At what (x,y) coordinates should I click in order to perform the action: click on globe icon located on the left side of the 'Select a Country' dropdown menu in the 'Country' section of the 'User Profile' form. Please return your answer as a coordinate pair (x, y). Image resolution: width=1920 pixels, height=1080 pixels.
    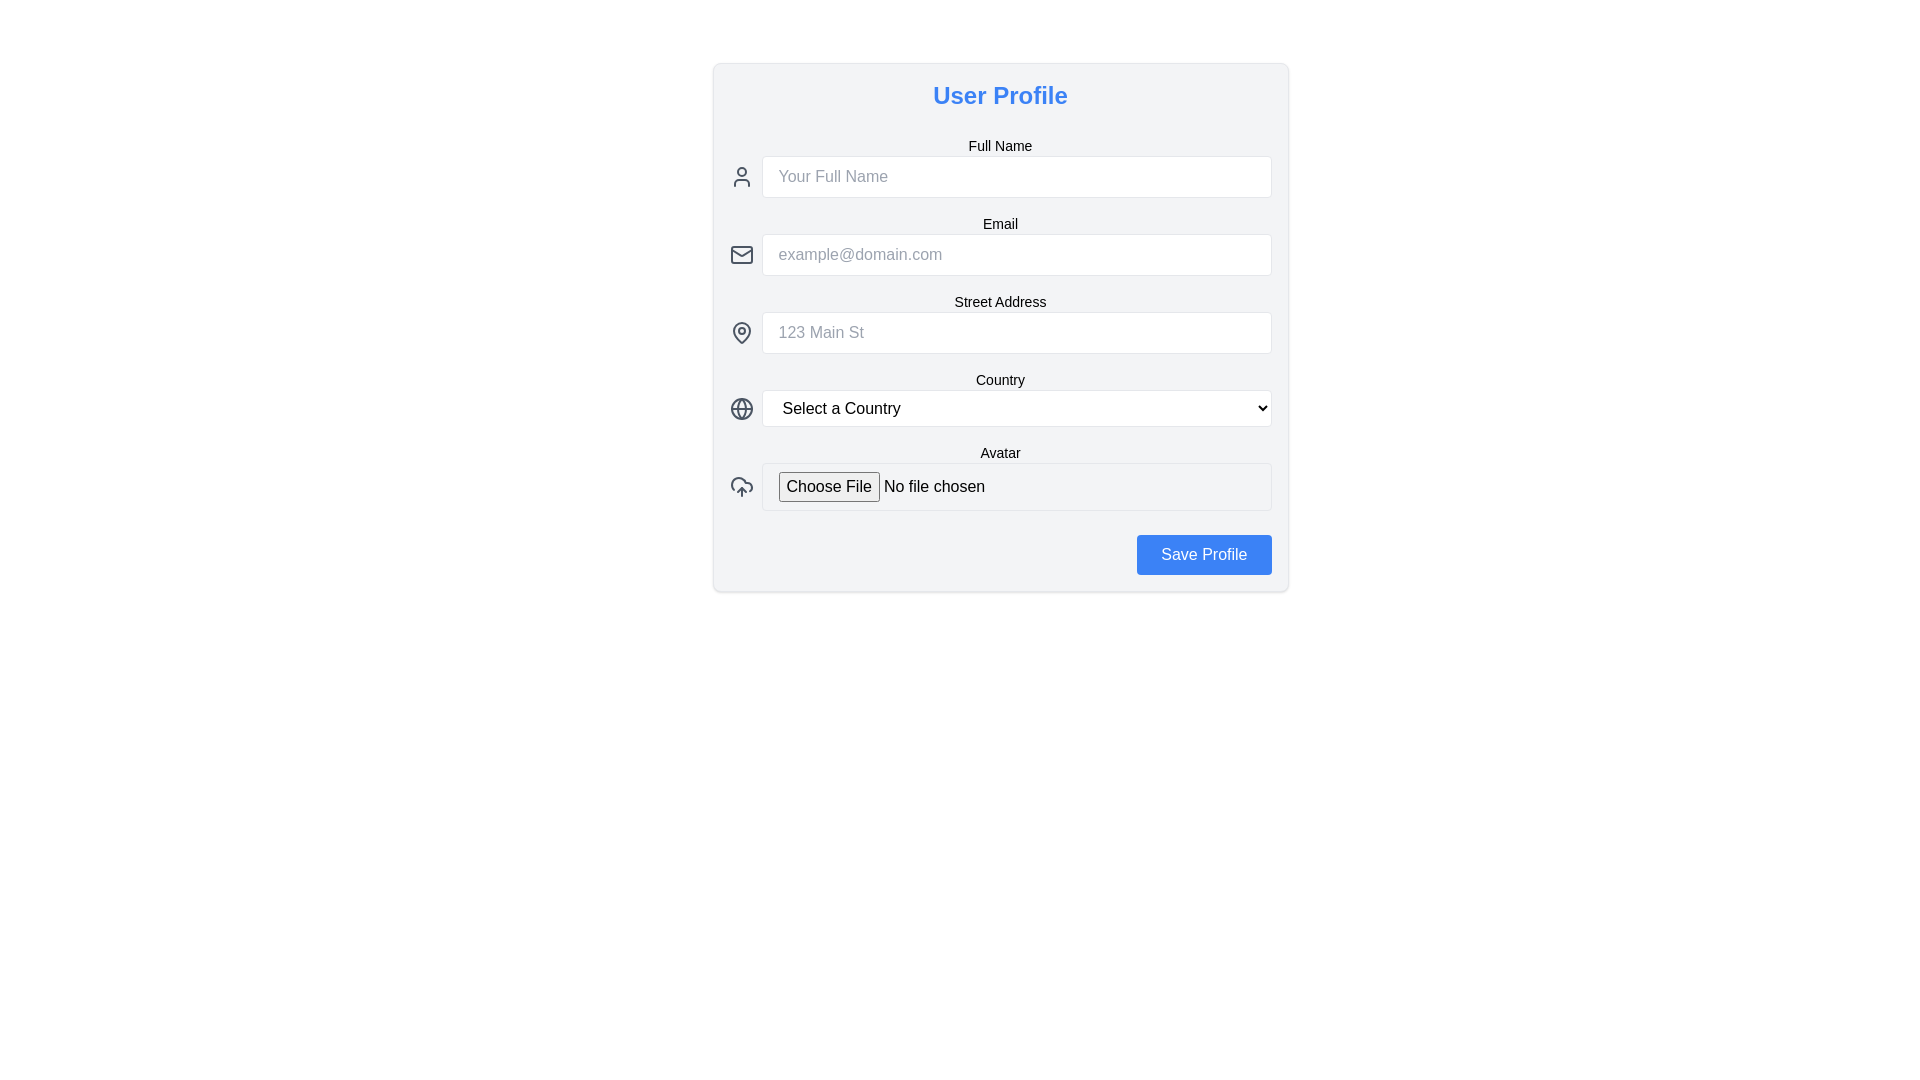
    Looking at the image, I should click on (740, 407).